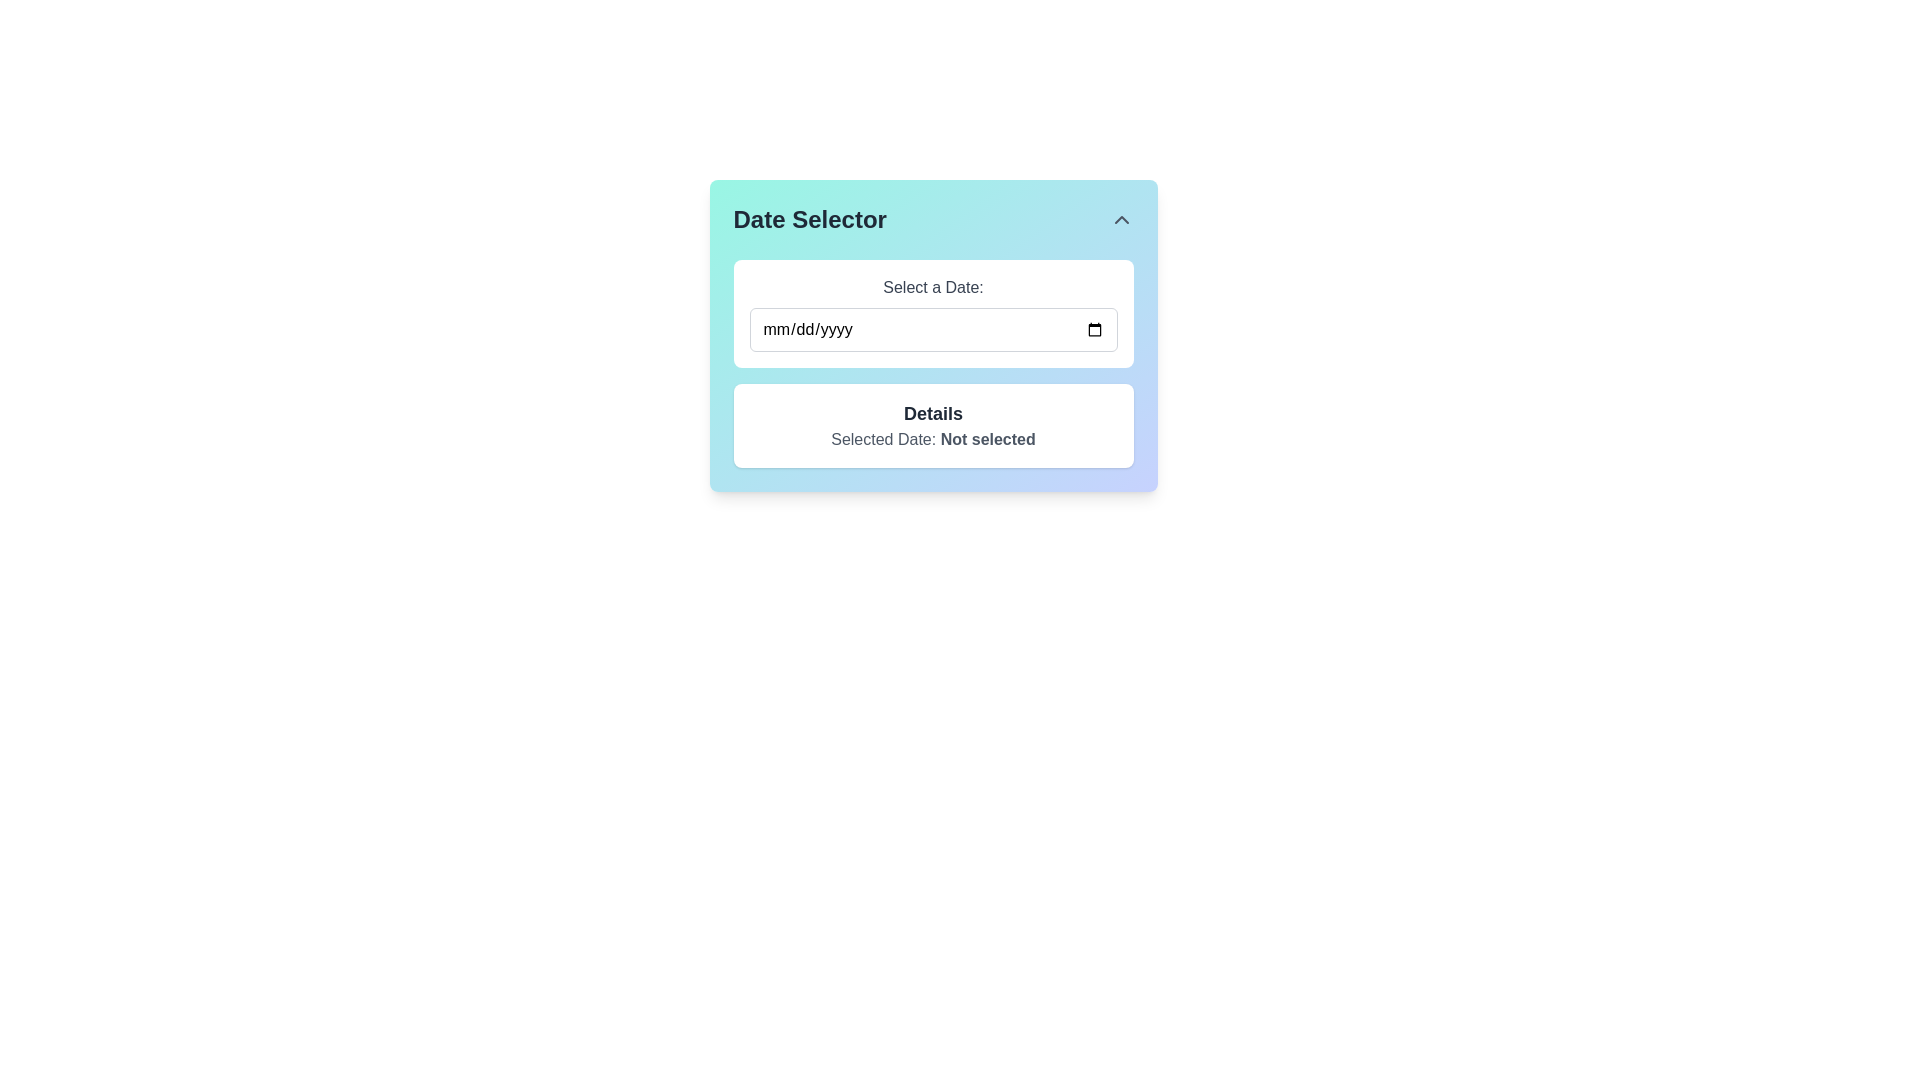  What do you see at coordinates (932, 412) in the screenshot?
I see `the static text label that serves as a section title for the details section in the 'Date Selector' UI card, located above the text 'Selected Date: Not selected'` at bounding box center [932, 412].